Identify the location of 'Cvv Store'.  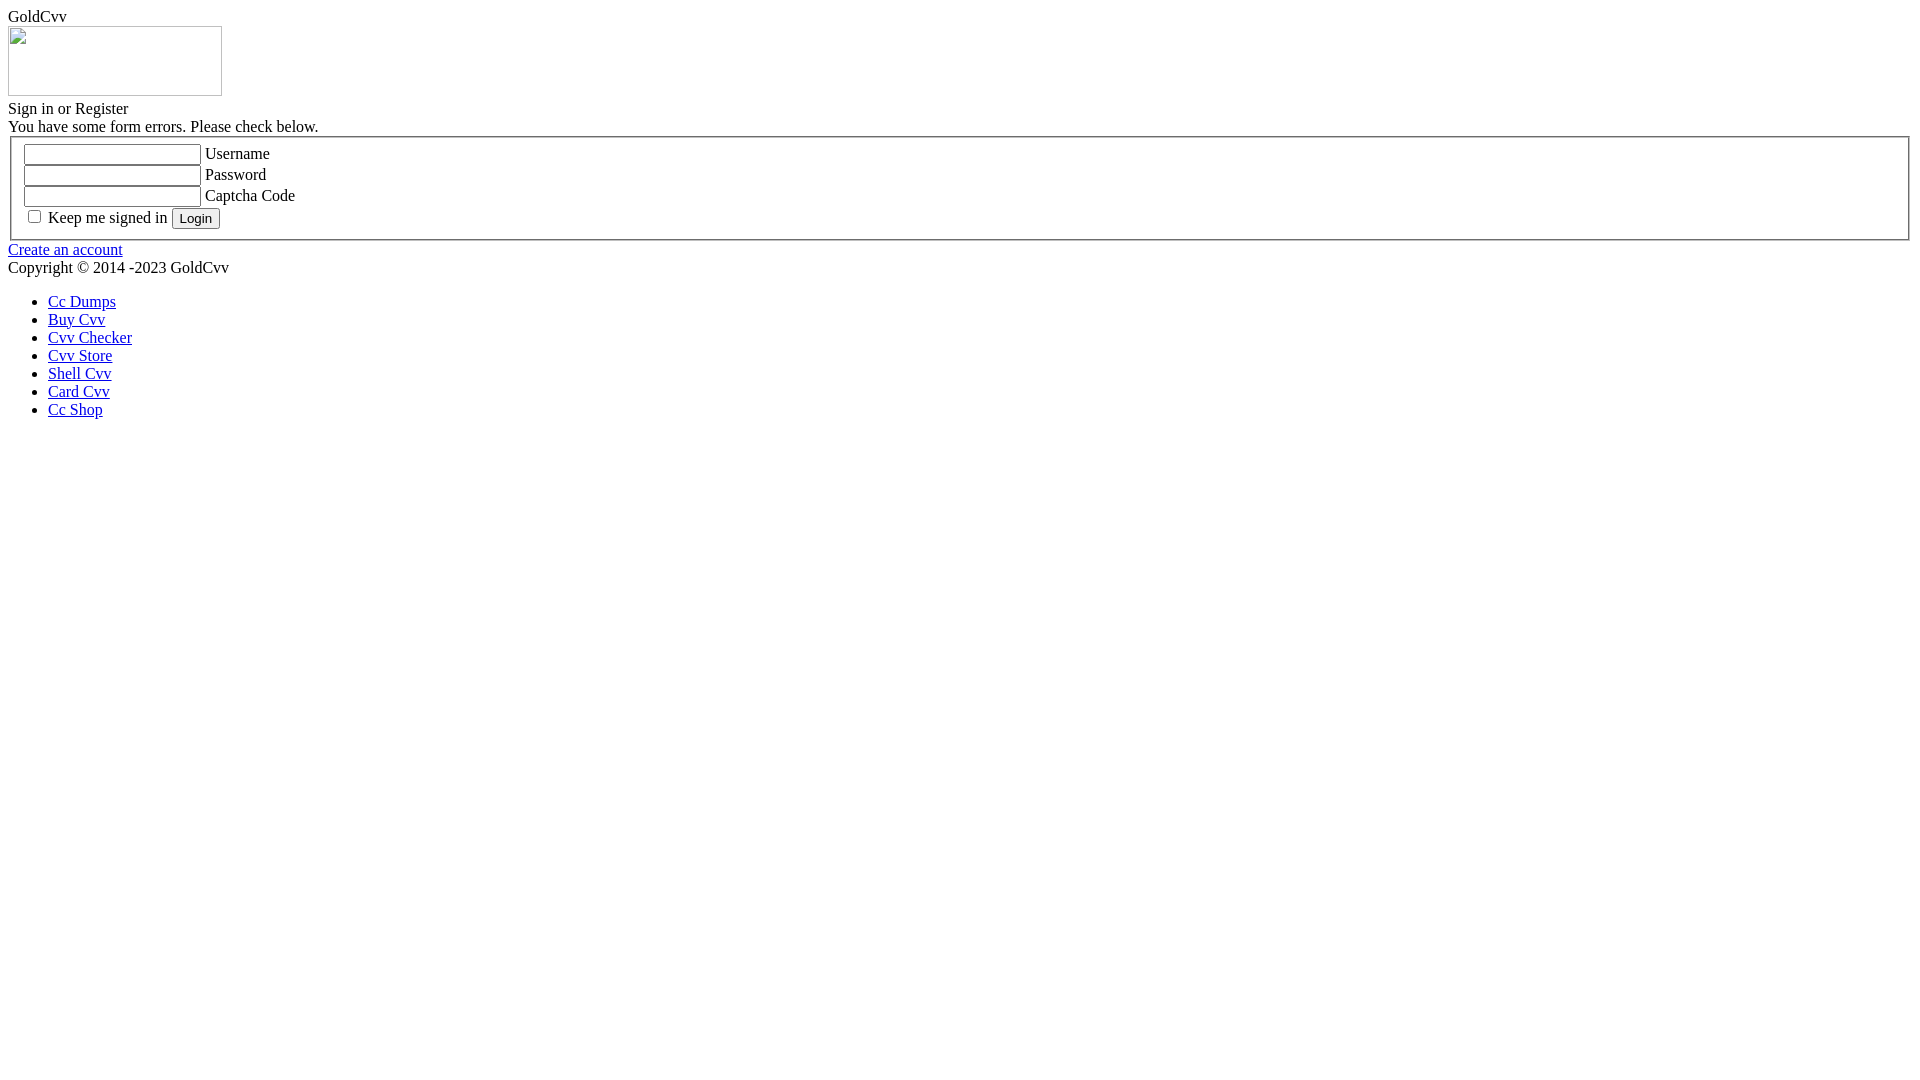
(80, 354).